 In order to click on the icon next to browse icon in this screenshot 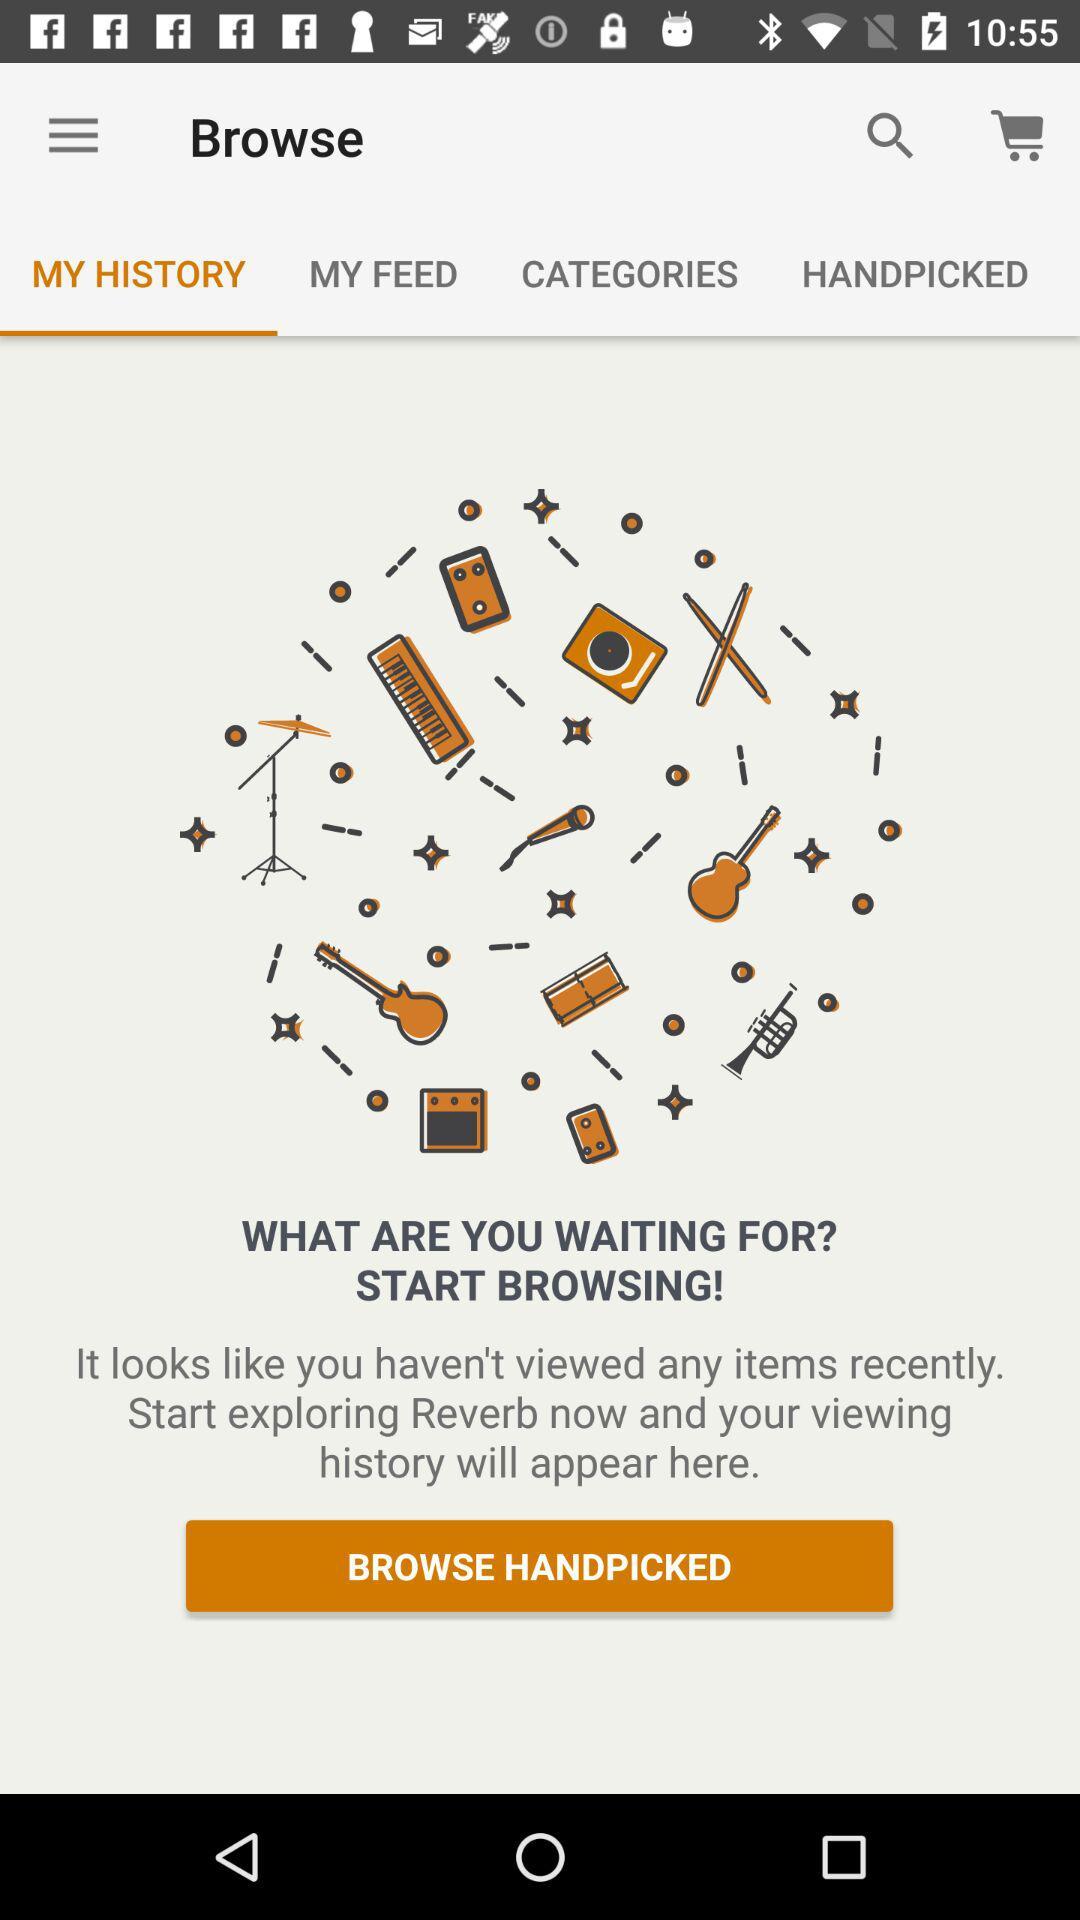, I will do `click(72, 135)`.